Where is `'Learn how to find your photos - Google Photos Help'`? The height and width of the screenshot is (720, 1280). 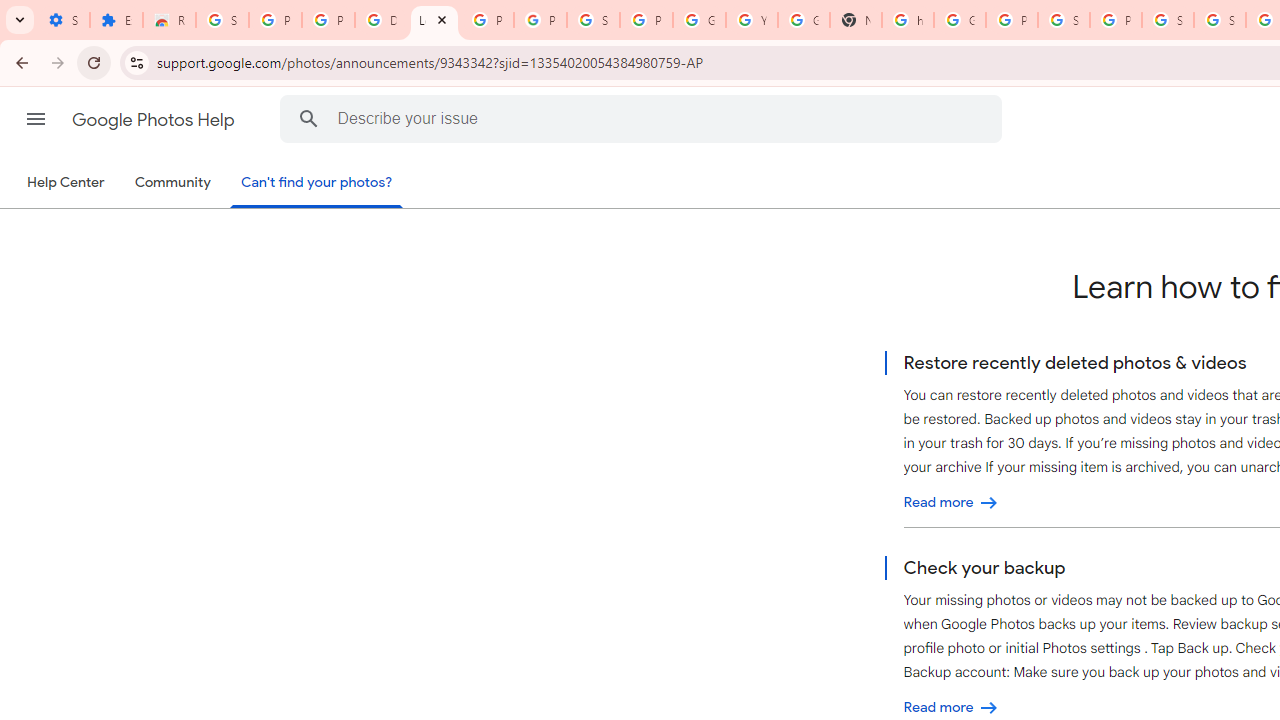 'Learn how to find your photos - Google Photos Help' is located at coordinates (433, 20).